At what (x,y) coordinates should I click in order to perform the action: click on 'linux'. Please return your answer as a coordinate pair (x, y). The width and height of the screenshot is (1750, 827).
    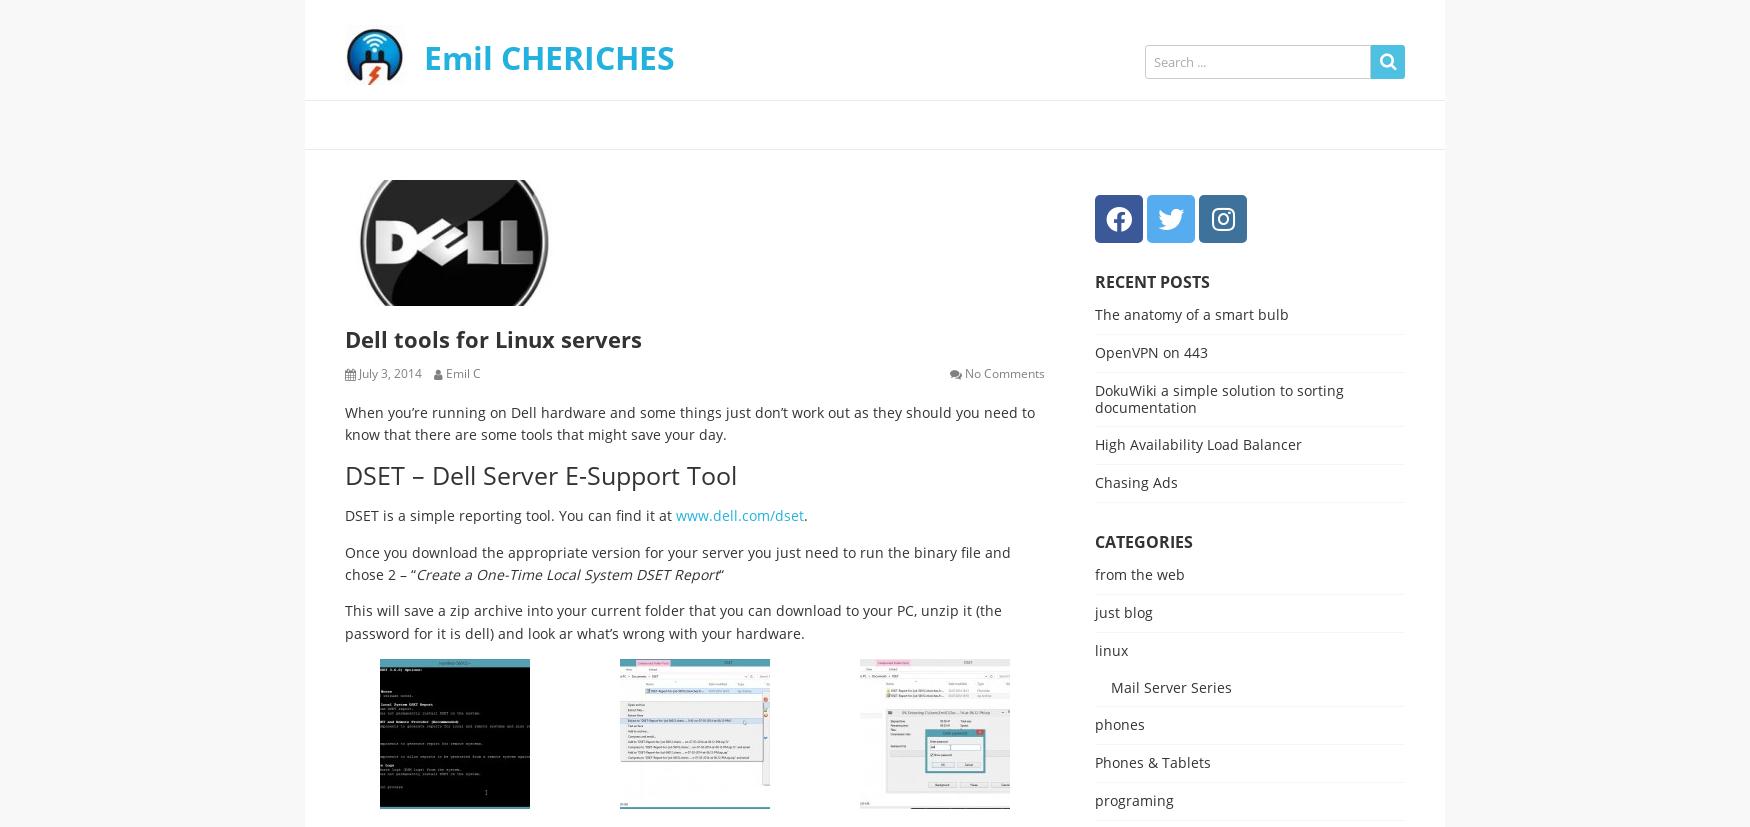
    Looking at the image, I should click on (1111, 649).